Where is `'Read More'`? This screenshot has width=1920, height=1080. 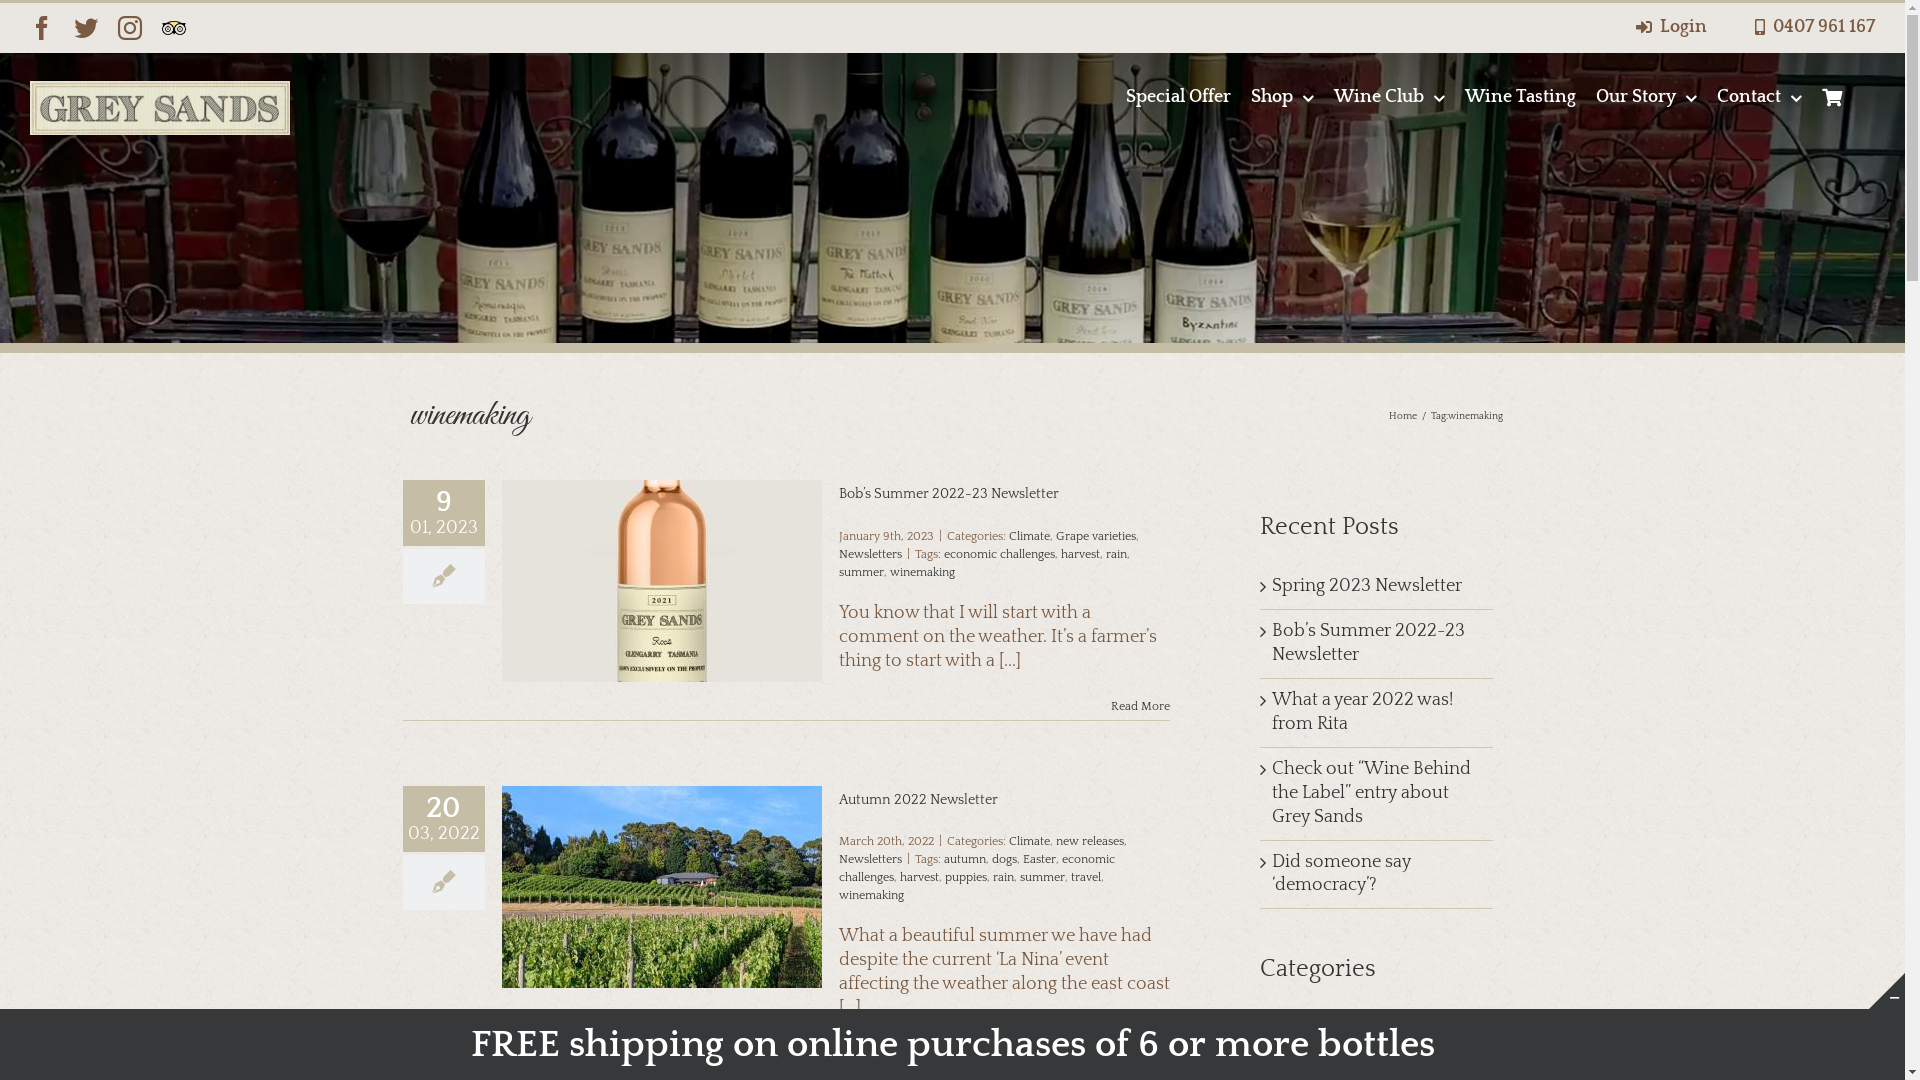 'Read More' is located at coordinates (1139, 1052).